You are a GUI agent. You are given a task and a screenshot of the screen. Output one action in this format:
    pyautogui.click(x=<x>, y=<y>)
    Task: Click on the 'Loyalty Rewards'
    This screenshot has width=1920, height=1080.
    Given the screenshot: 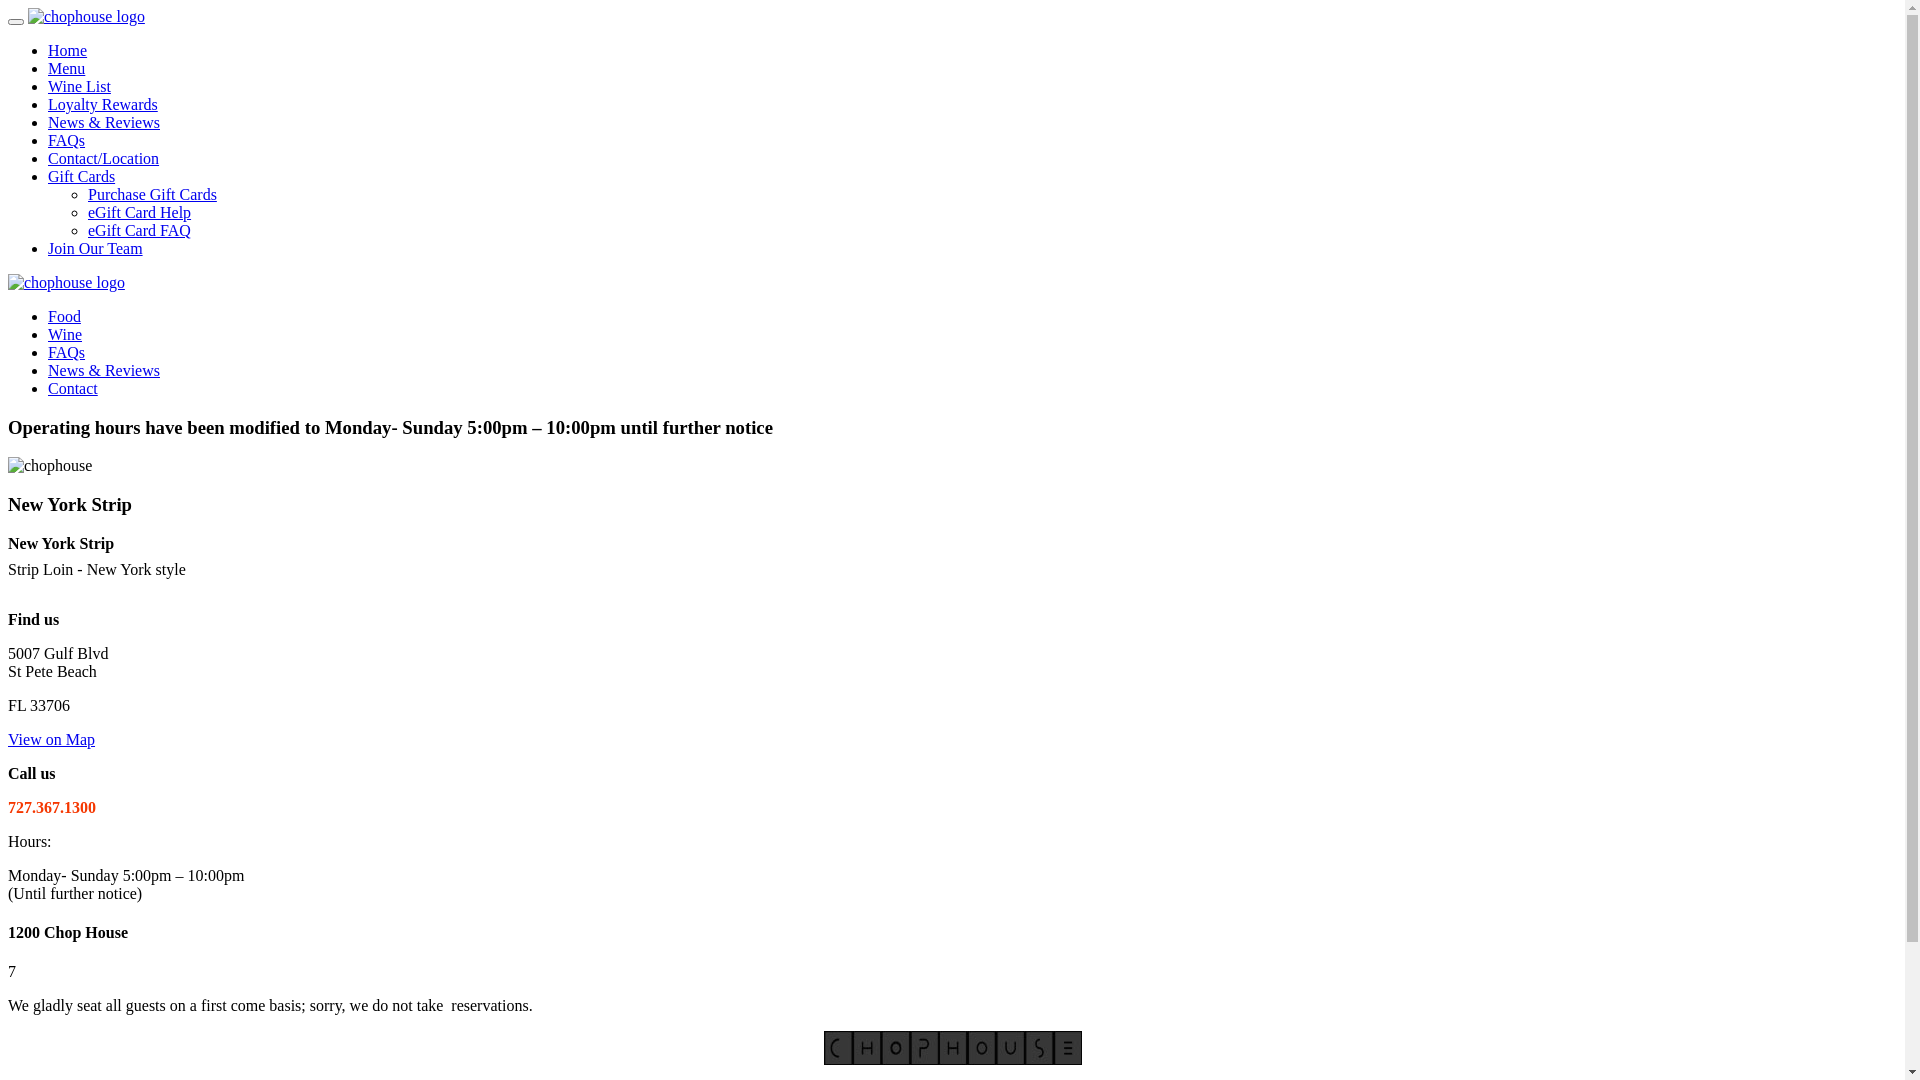 What is the action you would take?
    pyautogui.click(x=101, y=104)
    